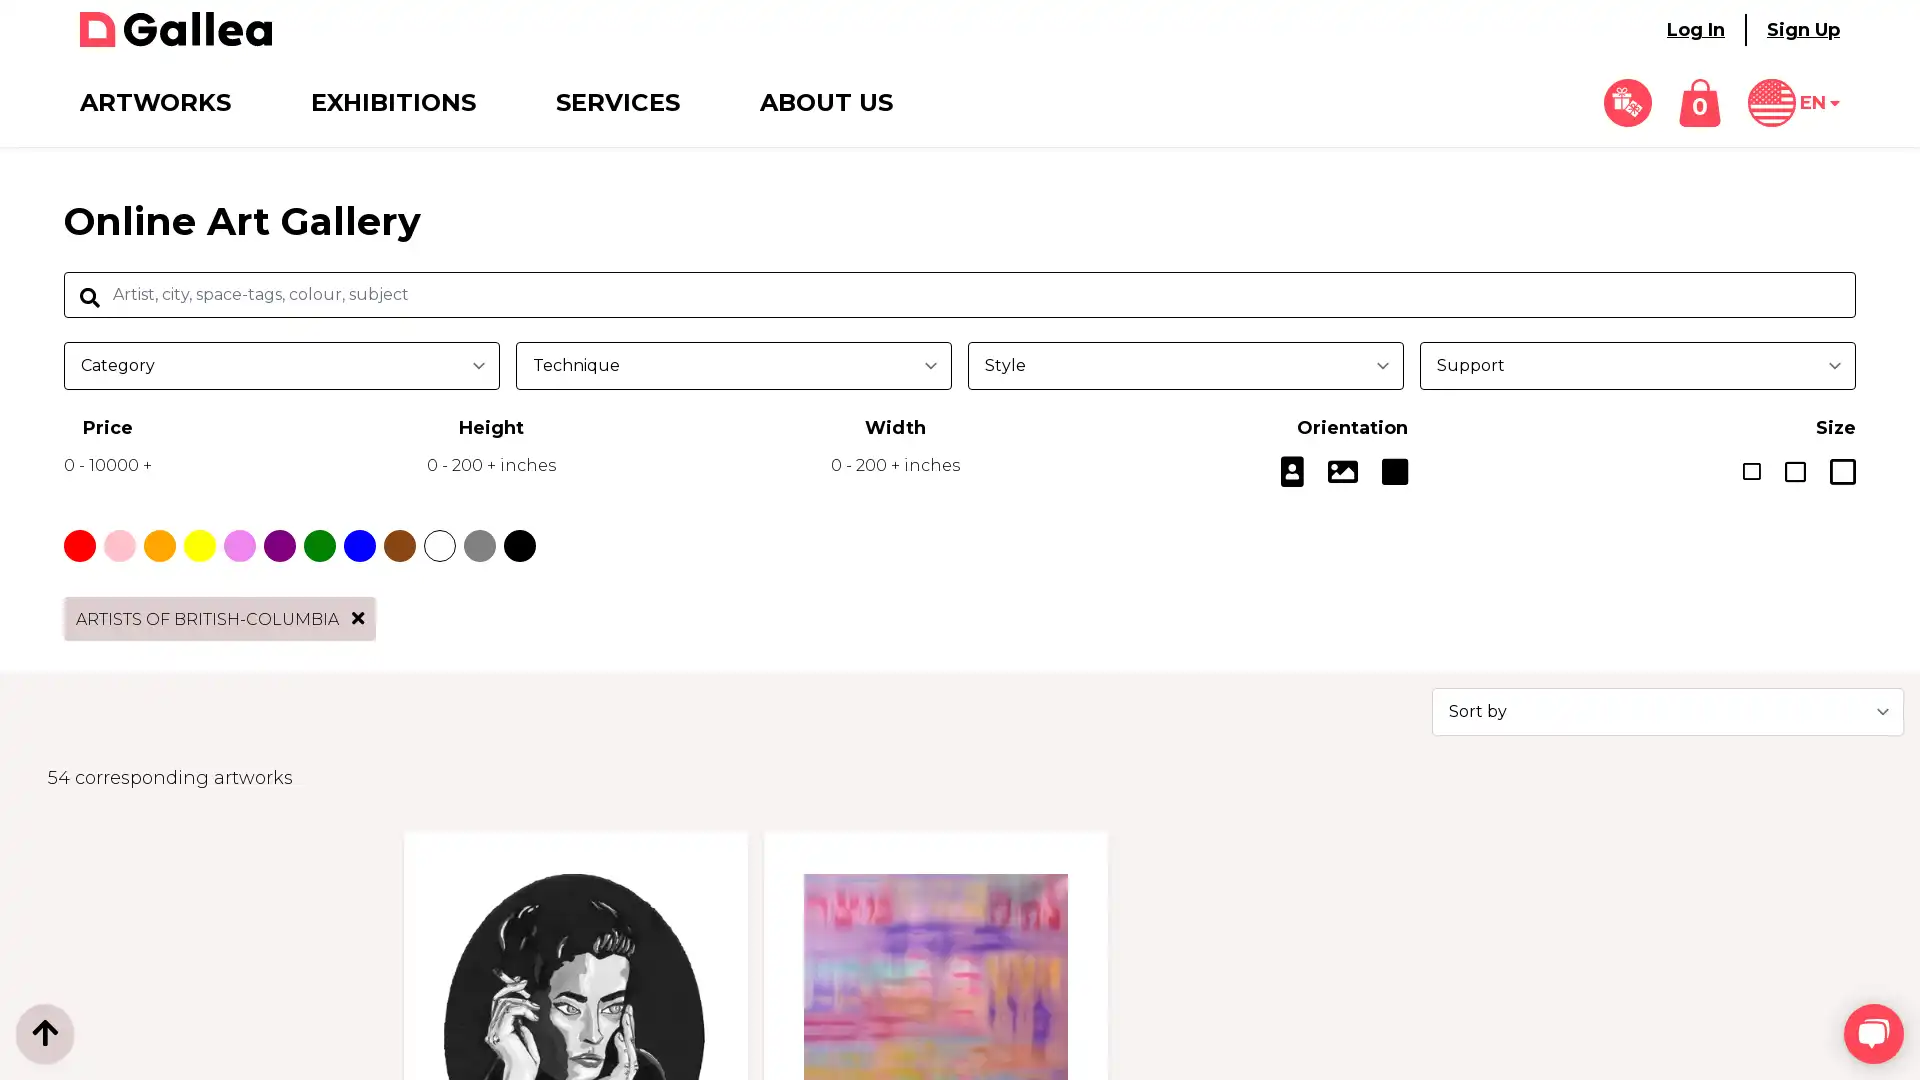 This screenshot has width=1920, height=1080. What do you see at coordinates (1794, 103) in the screenshot?
I see `EN` at bounding box center [1794, 103].